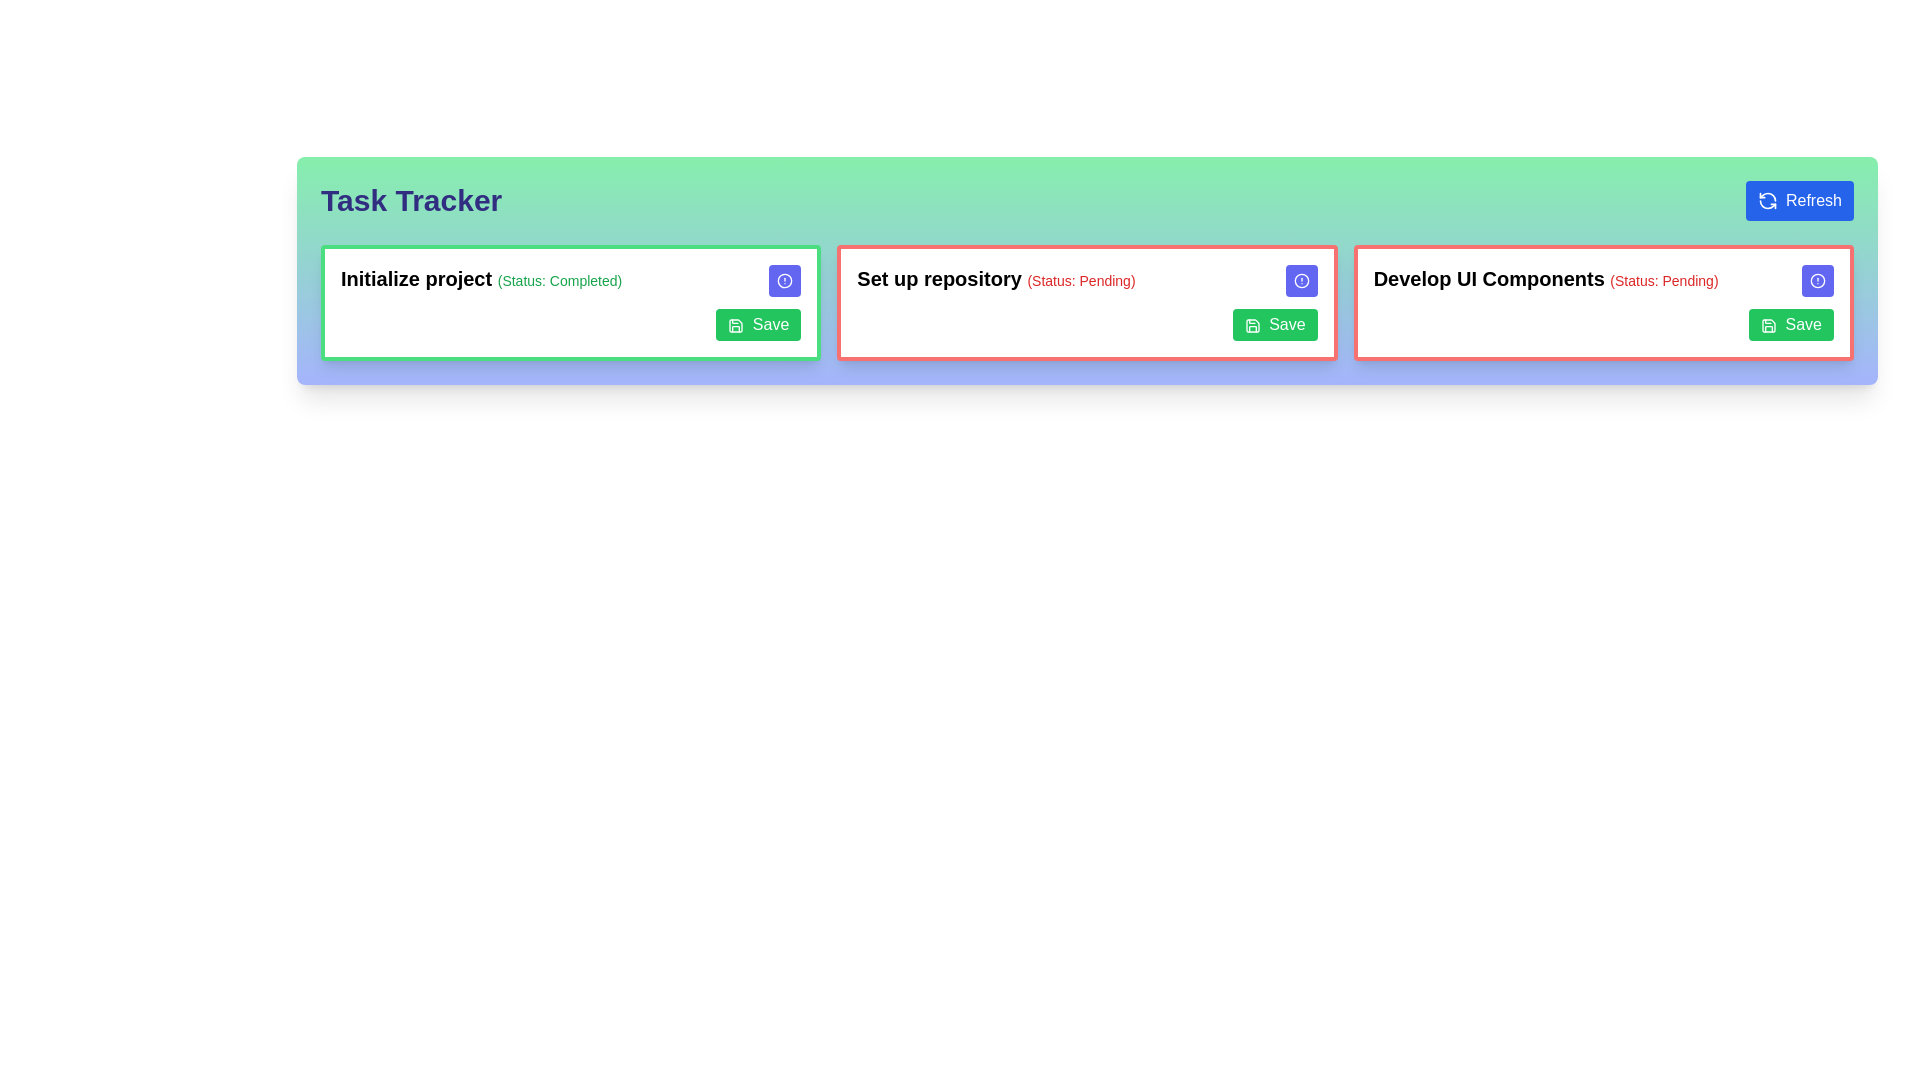 This screenshot has height=1080, width=1920. What do you see at coordinates (1800, 200) in the screenshot?
I see `the 'Refresh' button with a blue background and white text, located at the top-right of the 'Task Tracker' interface` at bounding box center [1800, 200].